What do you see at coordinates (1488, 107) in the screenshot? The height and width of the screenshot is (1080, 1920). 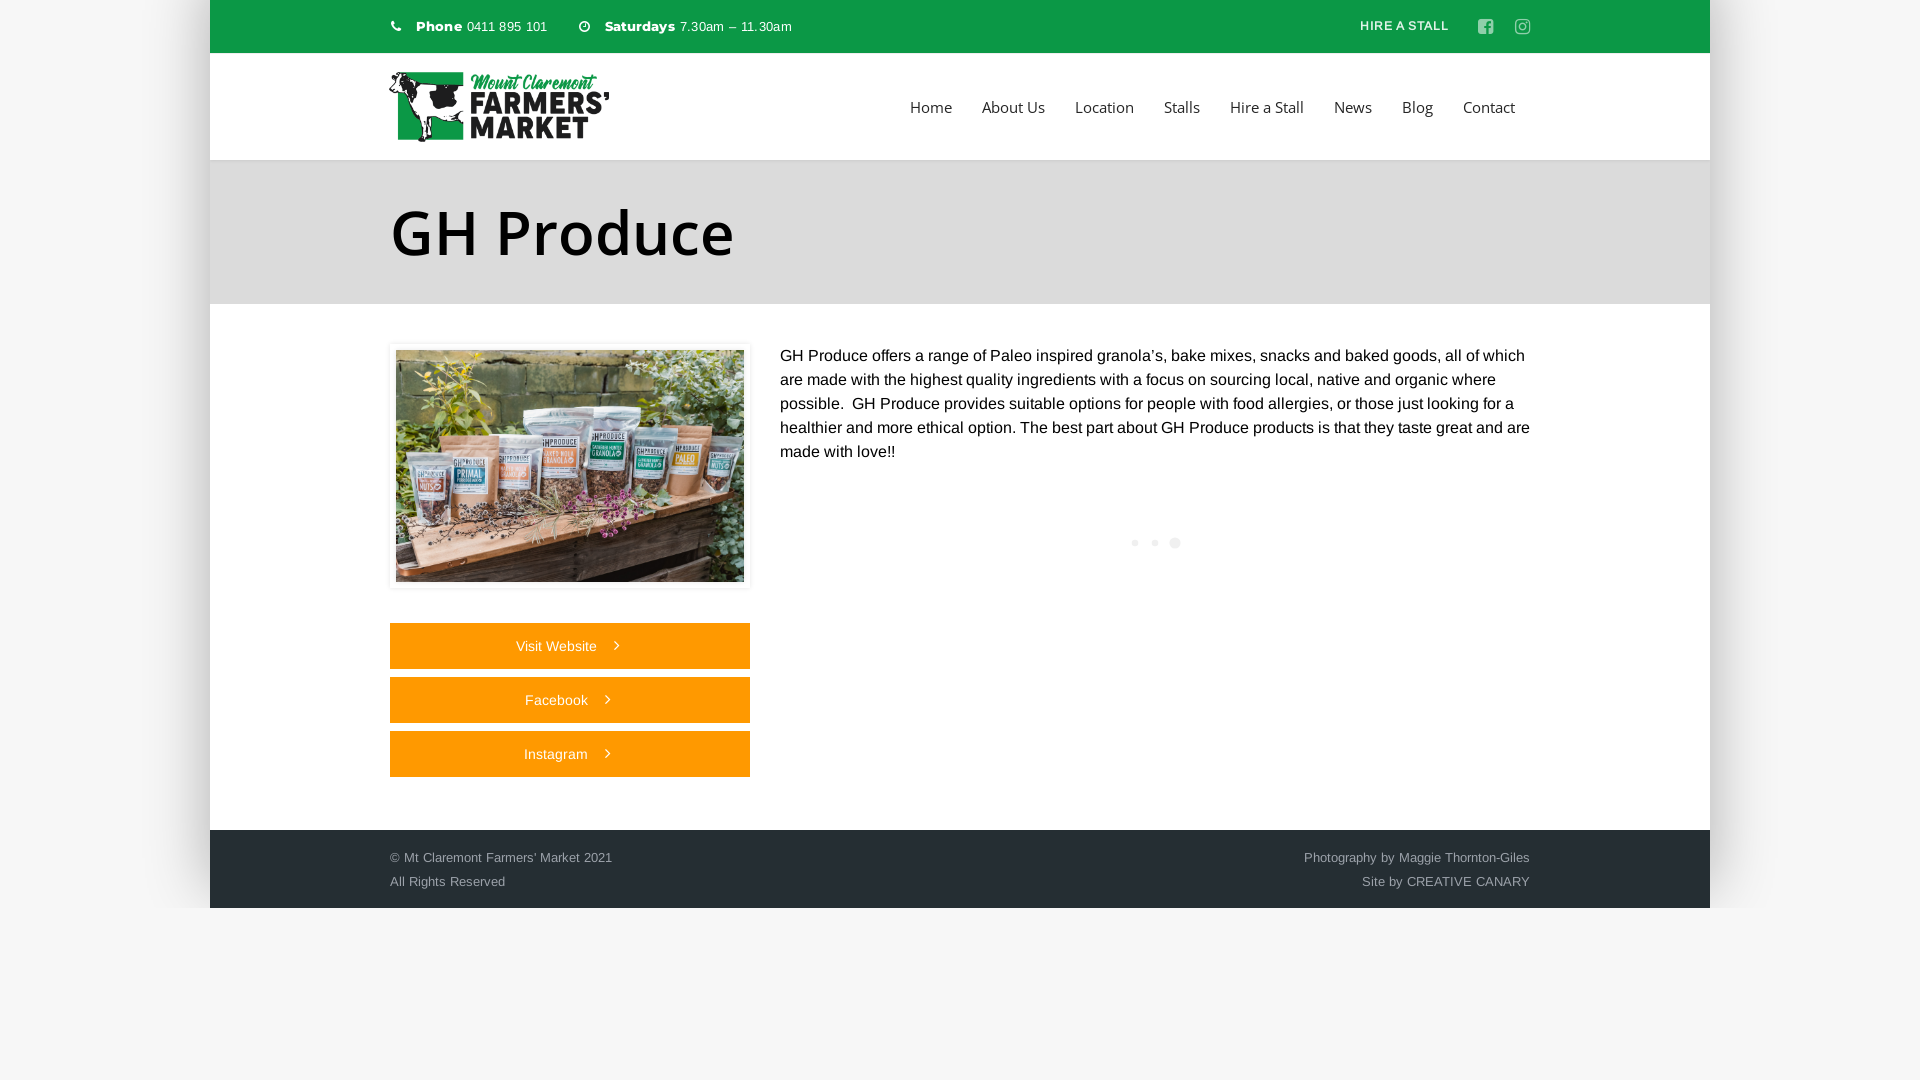 I see `'Contact'` at bounding box center [1488, 107].